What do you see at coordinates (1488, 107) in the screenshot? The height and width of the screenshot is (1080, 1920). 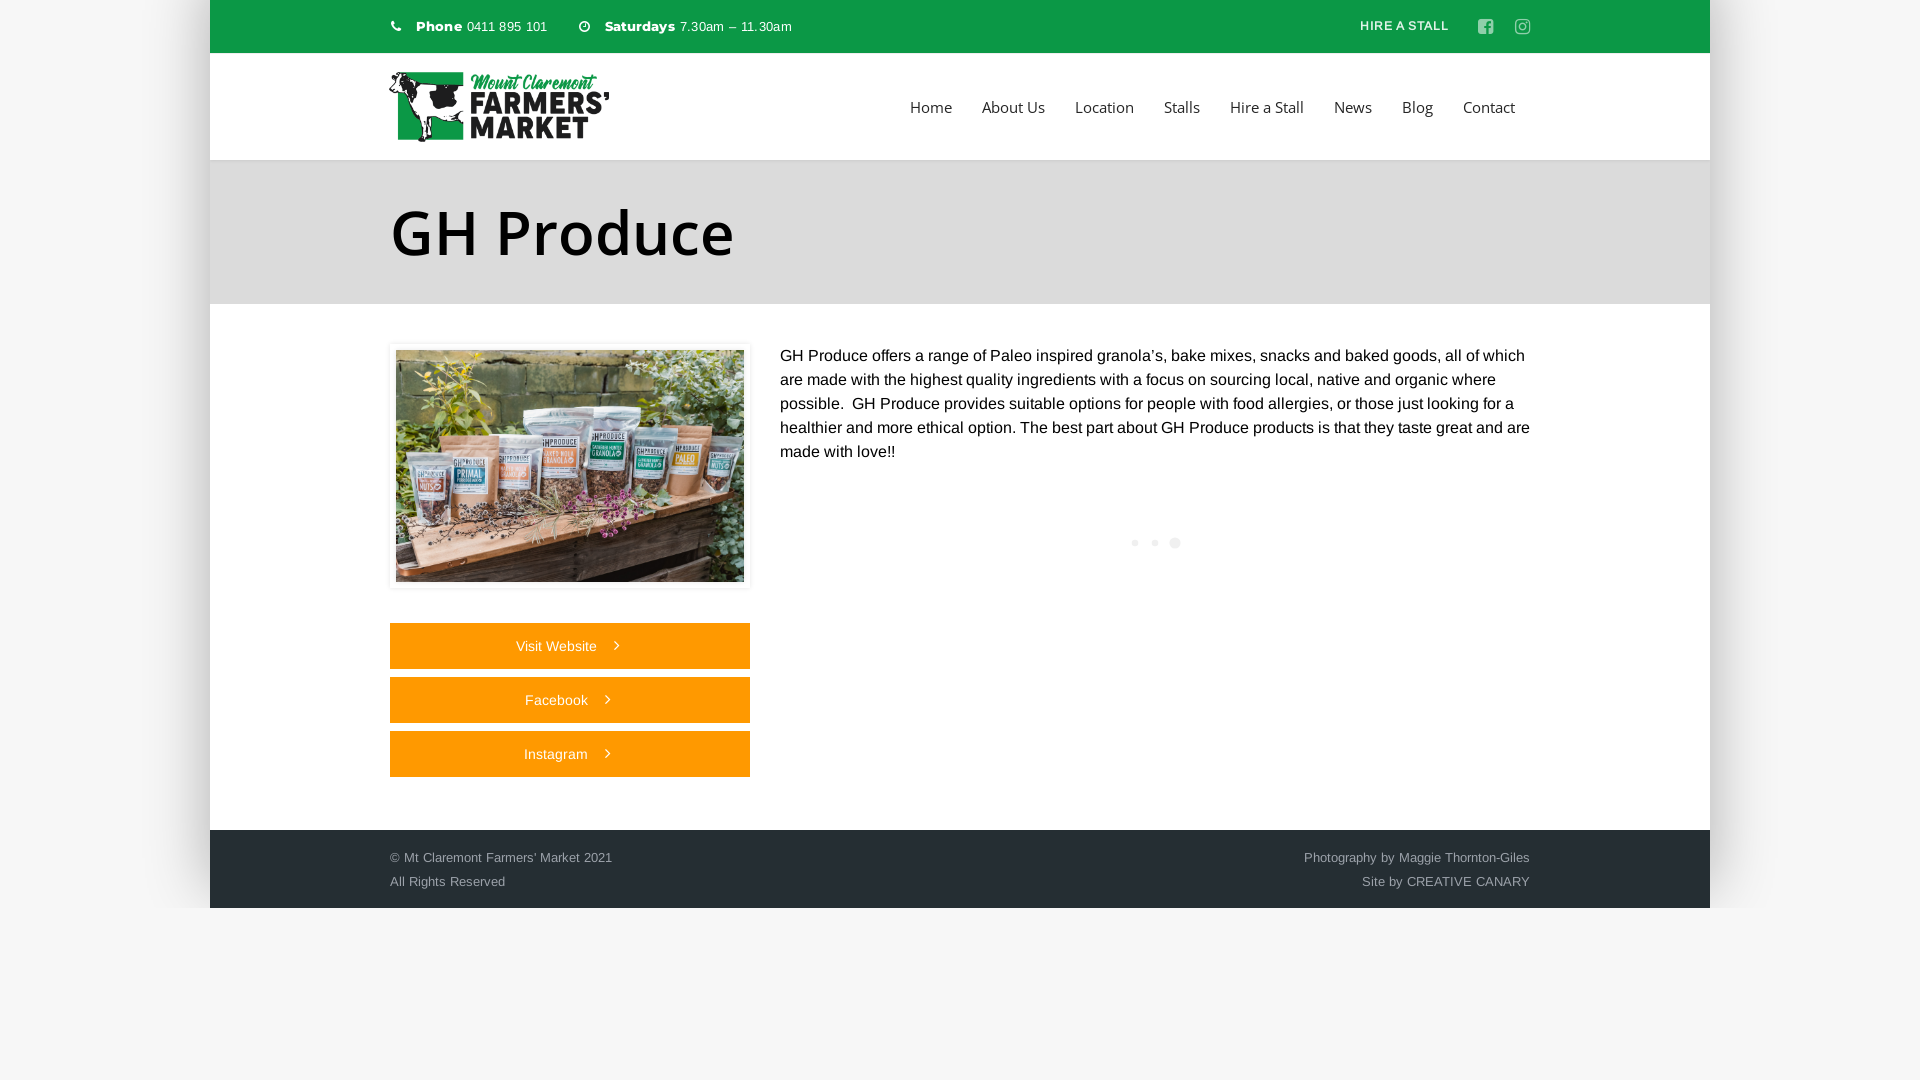 I see `'Contact'` at bounding box center [1488, 107].